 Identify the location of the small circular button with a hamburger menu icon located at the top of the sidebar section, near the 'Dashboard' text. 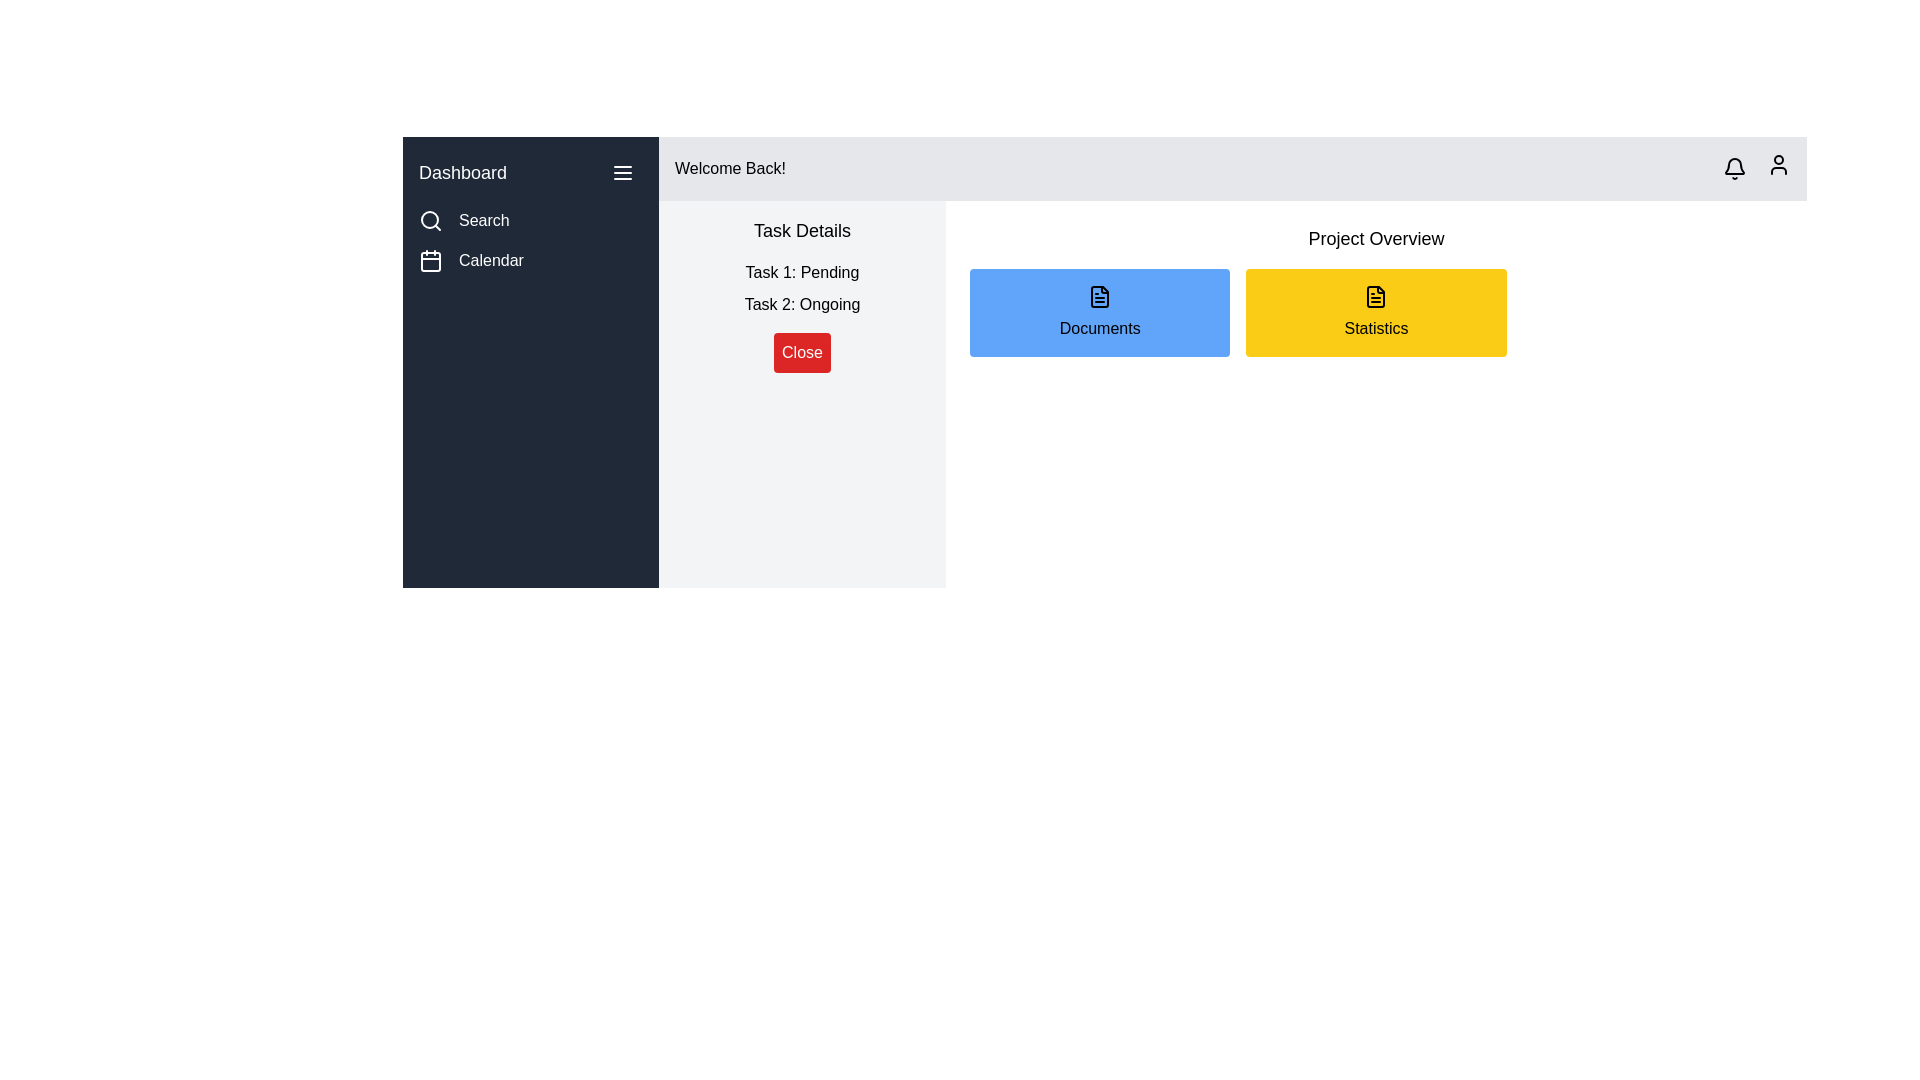
(622, 172).